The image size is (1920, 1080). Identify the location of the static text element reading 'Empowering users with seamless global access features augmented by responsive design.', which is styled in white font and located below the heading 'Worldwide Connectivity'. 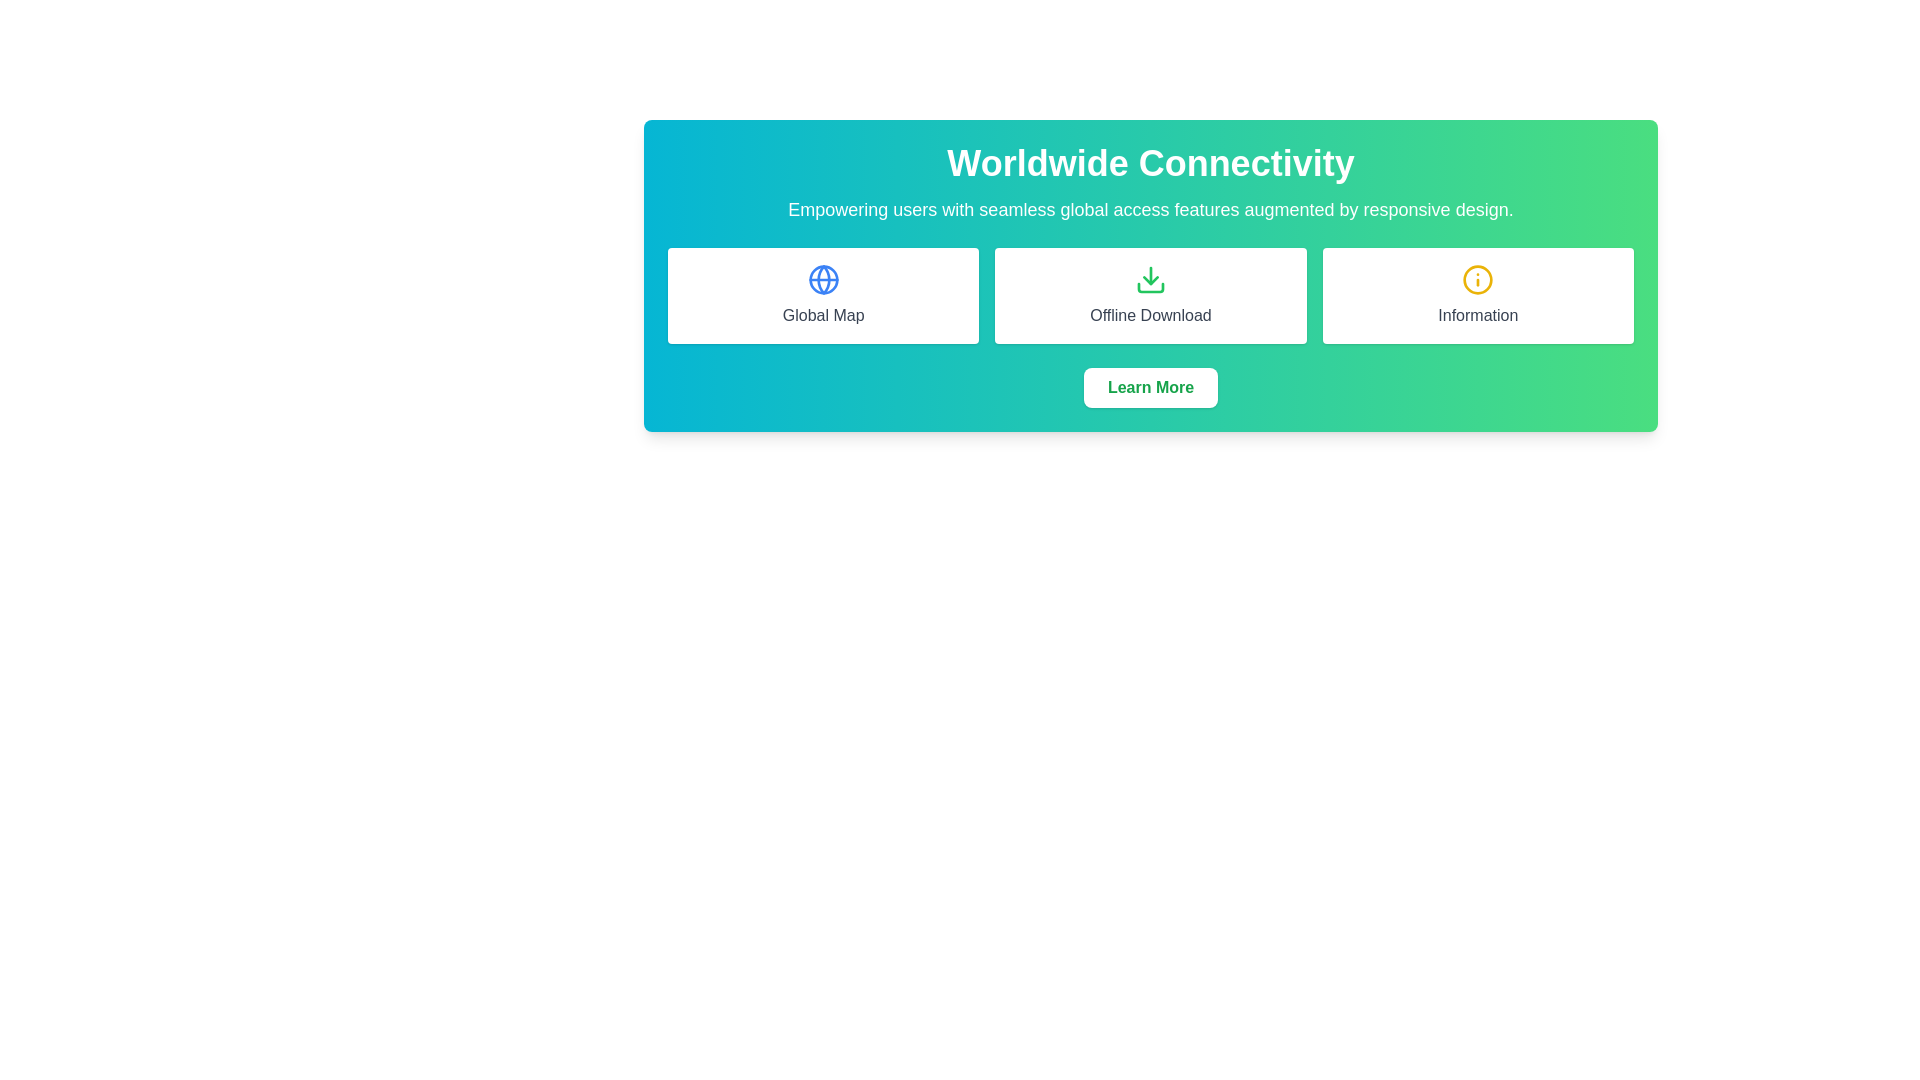
(1151, 209).